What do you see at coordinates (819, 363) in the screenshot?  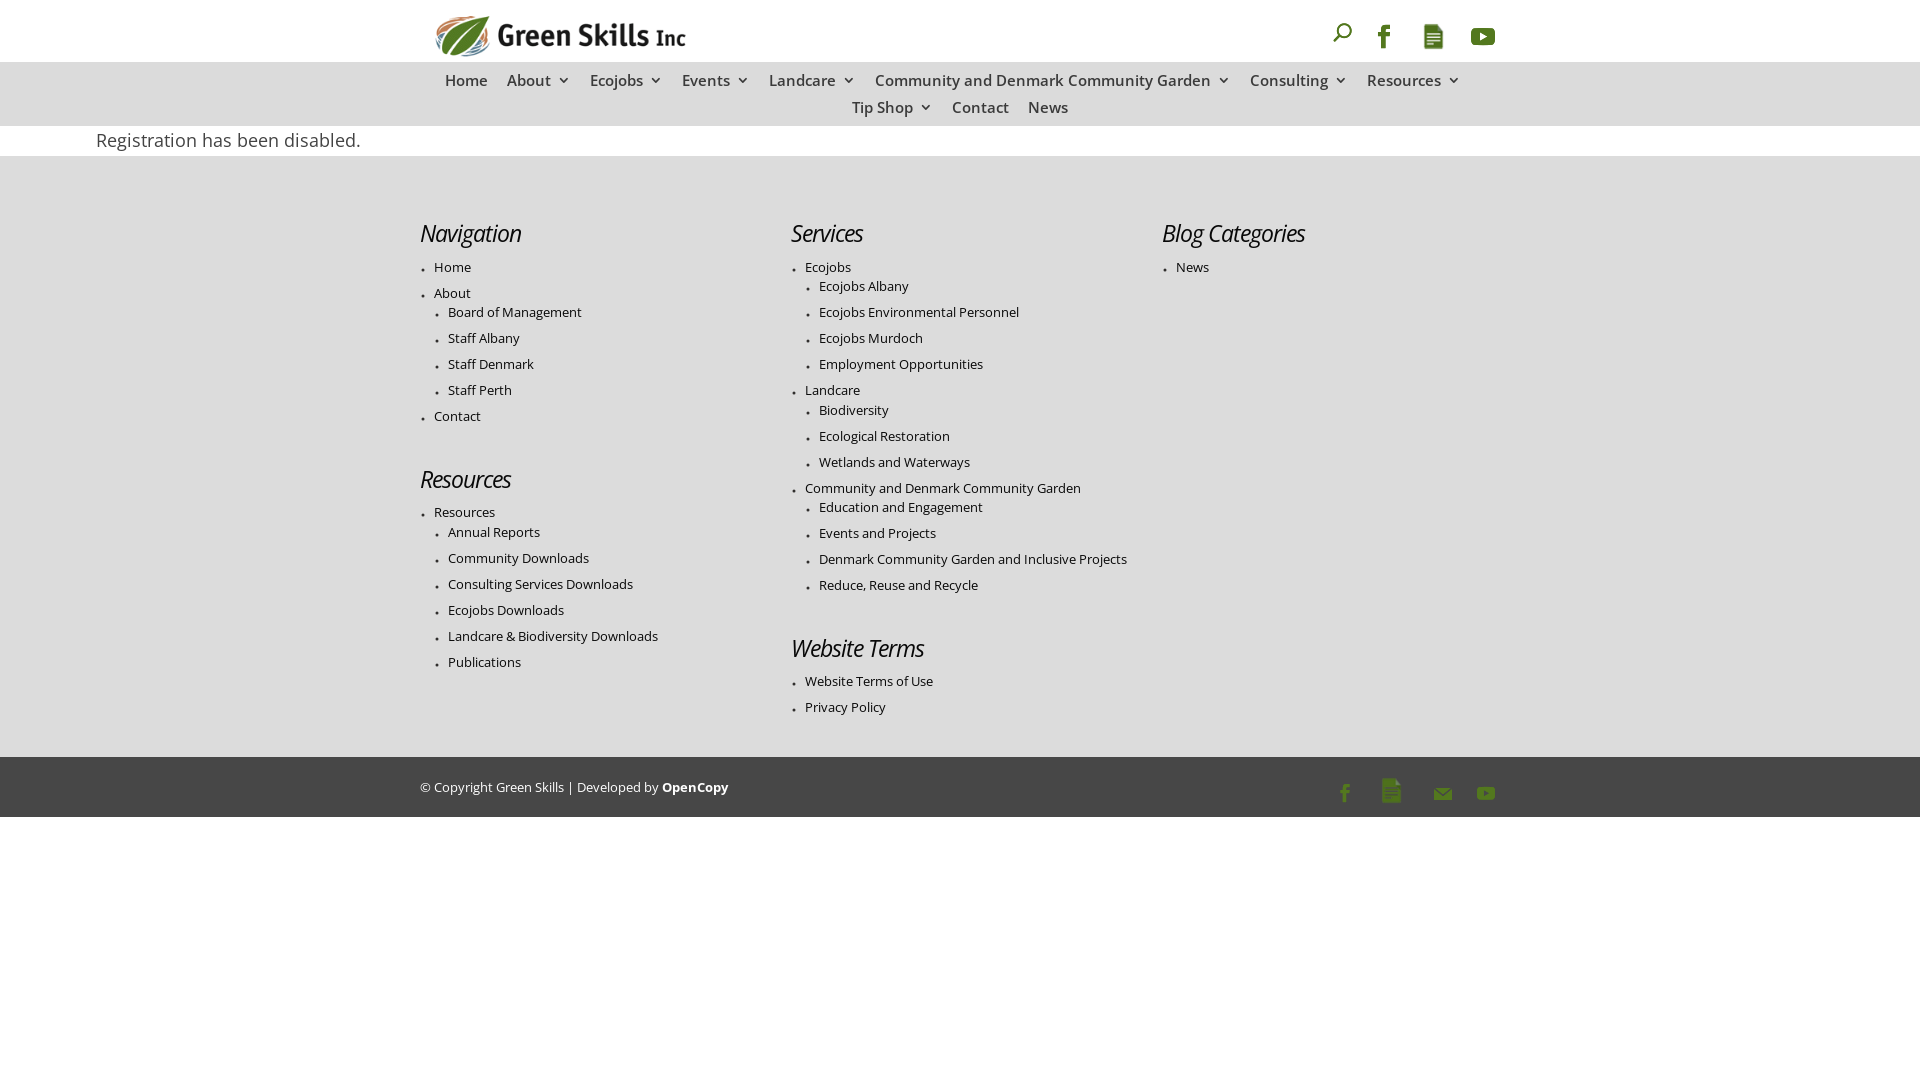 I see `'Employment Opportunities'` at bounding box center [819, 363].